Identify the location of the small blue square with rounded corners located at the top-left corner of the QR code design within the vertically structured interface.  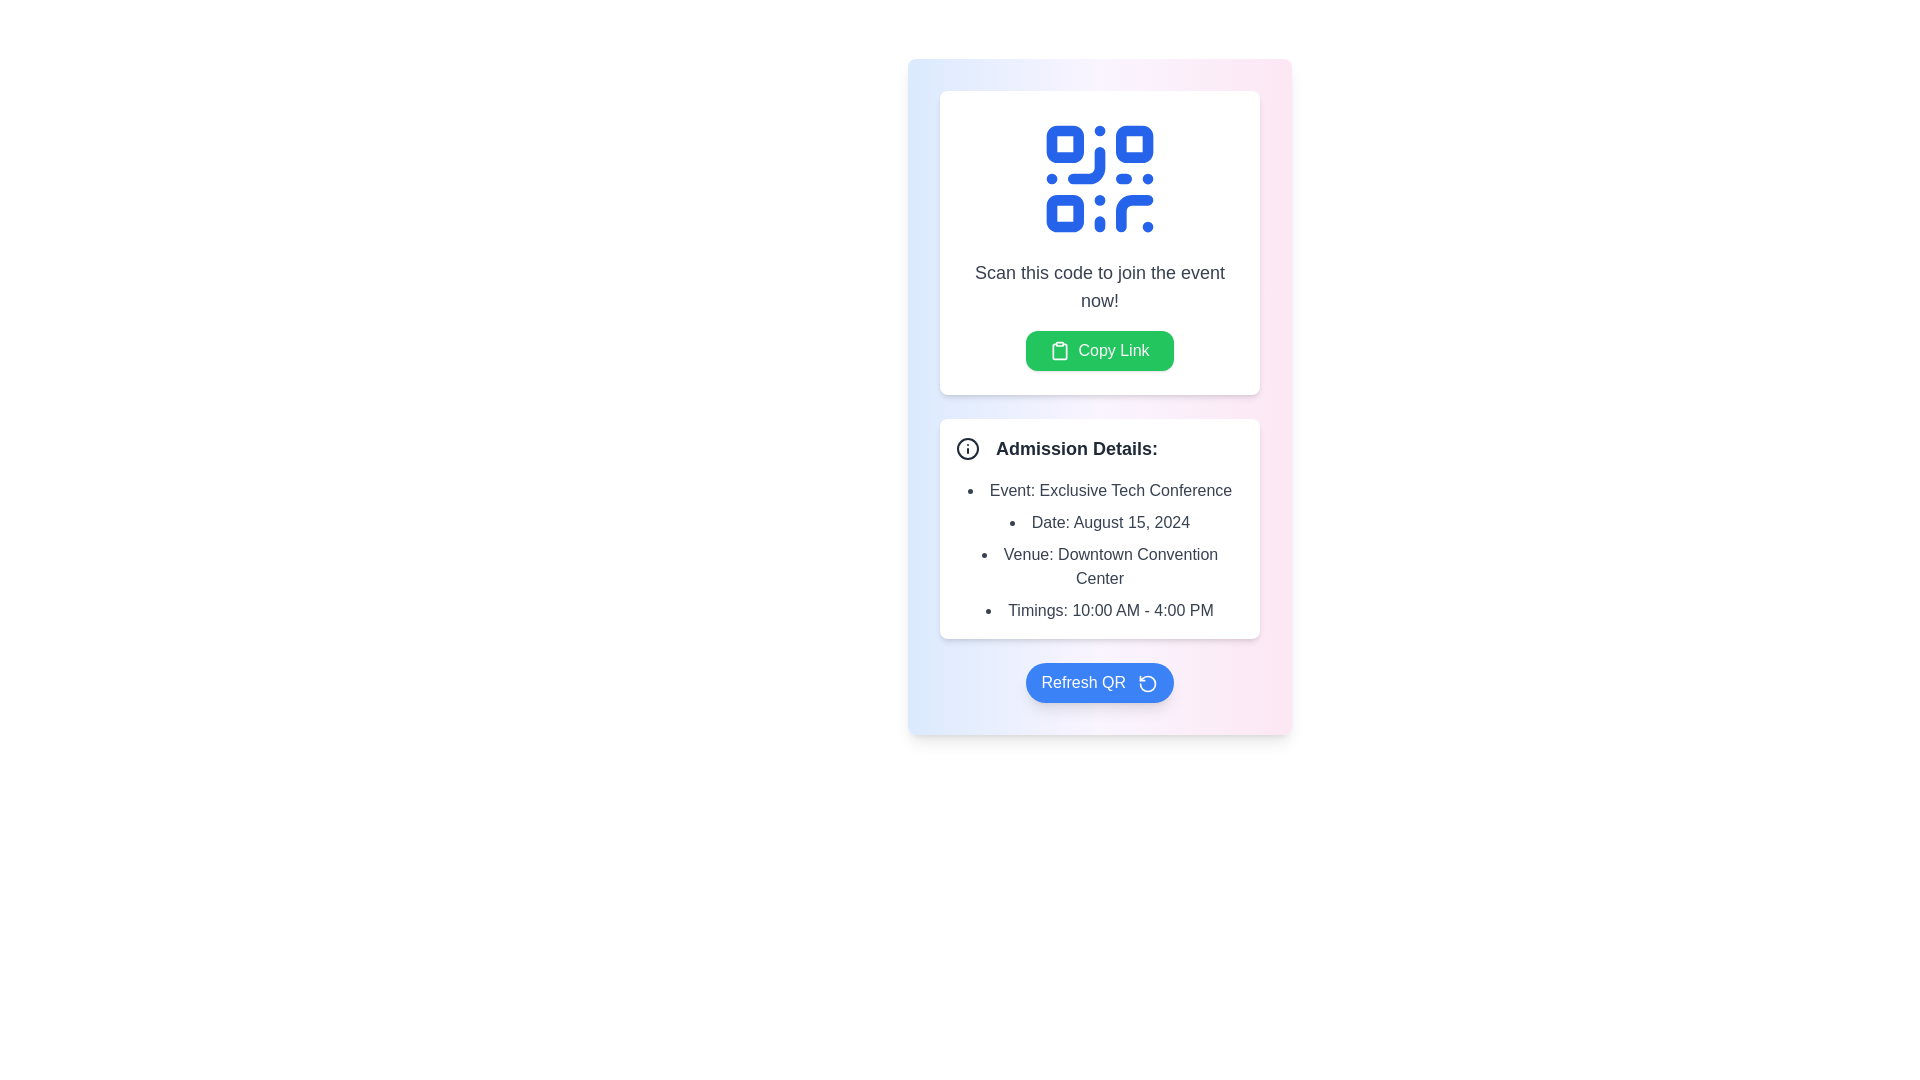
(1064, 143).